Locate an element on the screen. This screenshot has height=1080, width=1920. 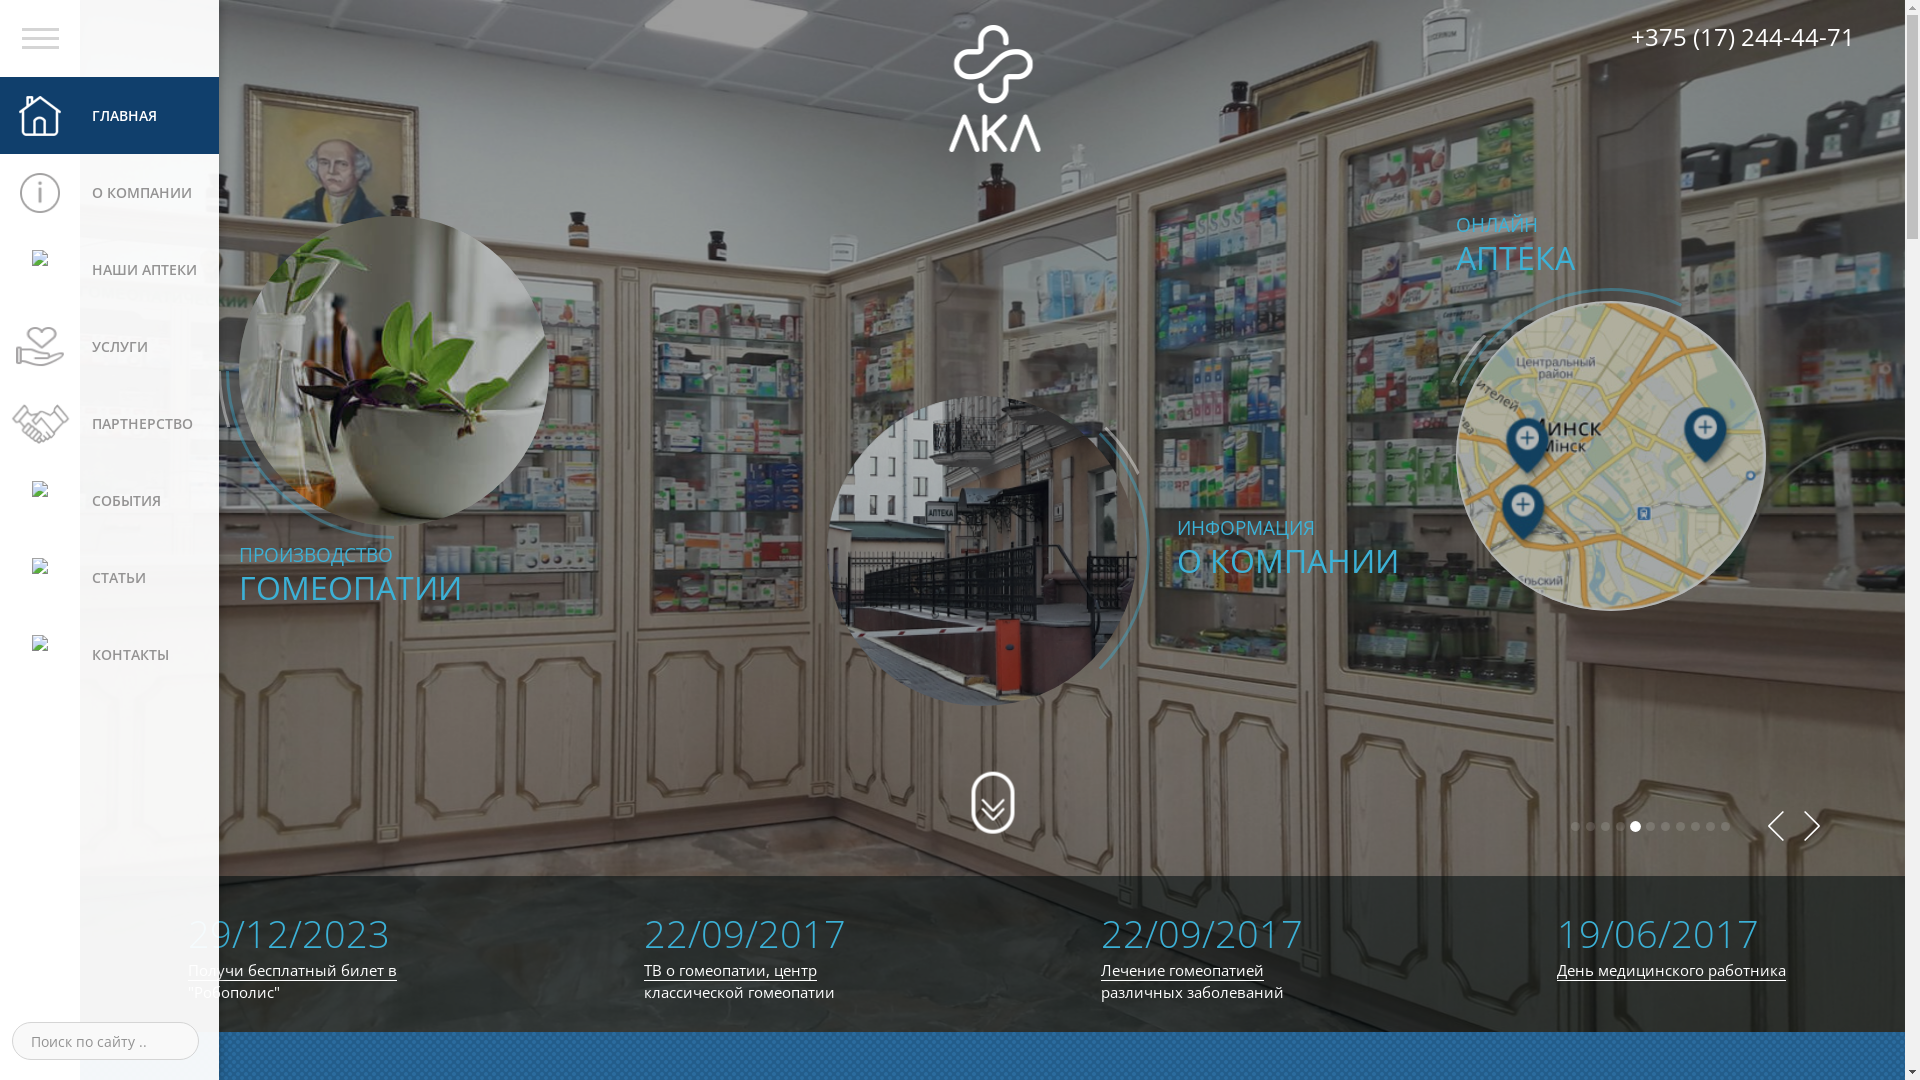
'1' is located at coordinates (1569, 826).